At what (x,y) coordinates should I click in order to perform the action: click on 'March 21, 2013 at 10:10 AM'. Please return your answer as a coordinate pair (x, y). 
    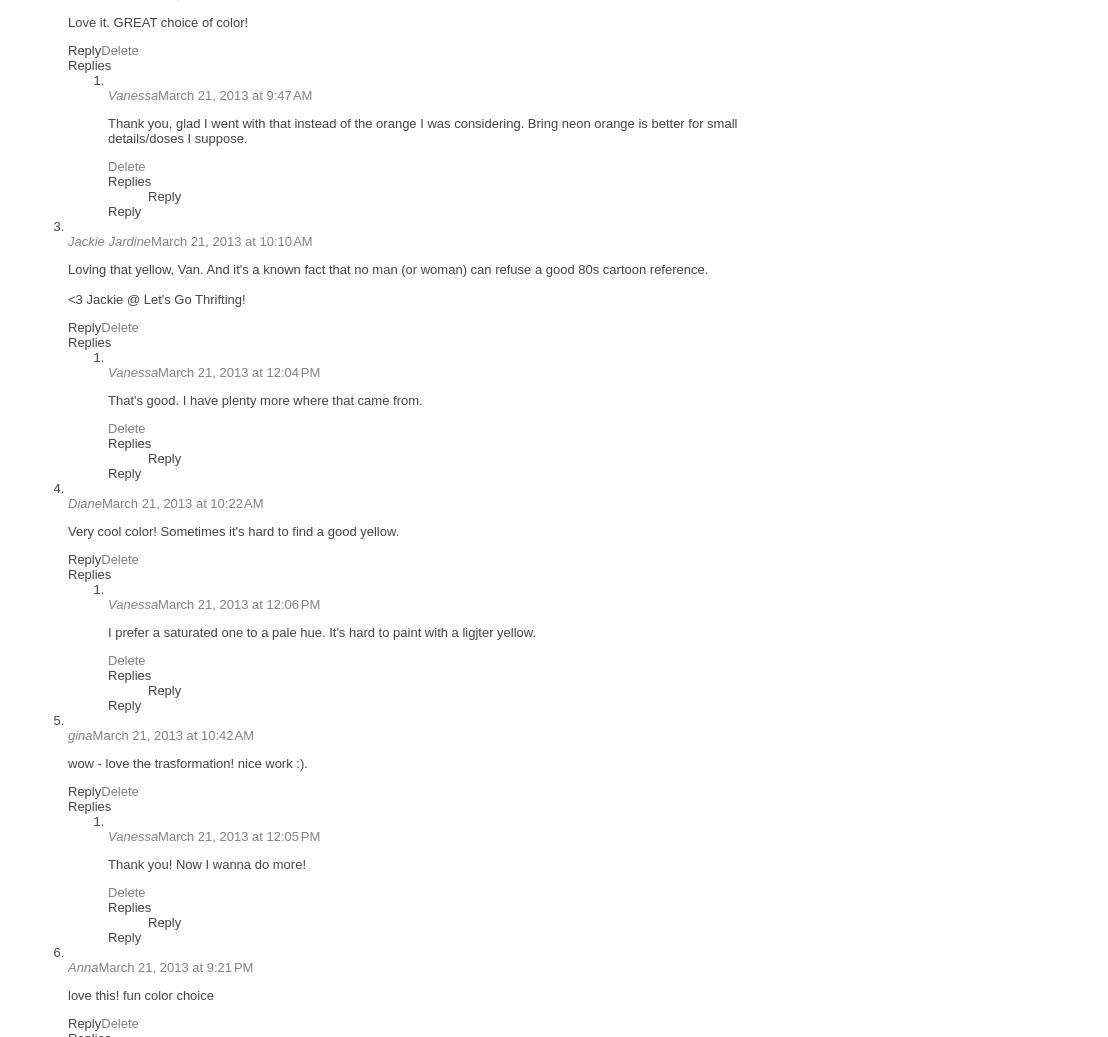
    Looking at the image, I should click on (231, 240).